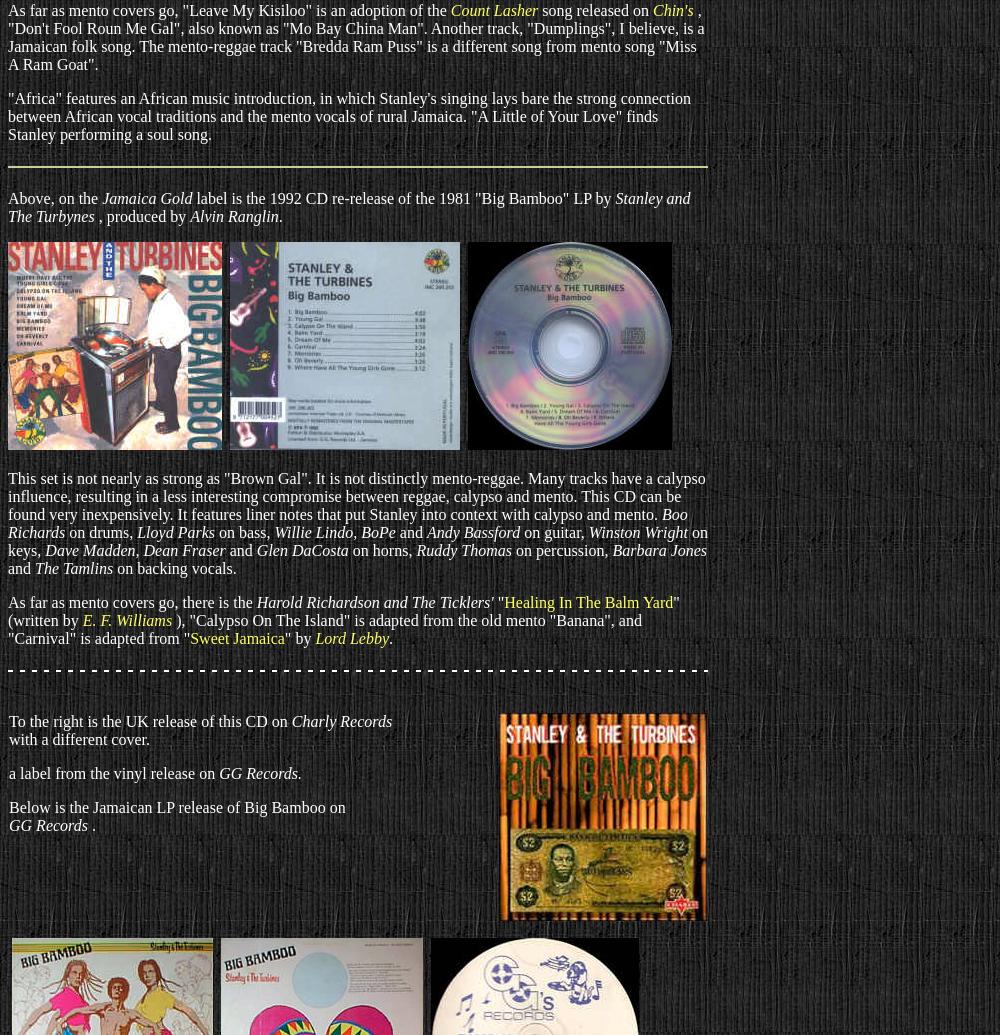 The width and height of the screenshot is (1000, 1035). Describe the element at coordinates (672, 10) in the screenshot. I see `'Chin's'` at that location.